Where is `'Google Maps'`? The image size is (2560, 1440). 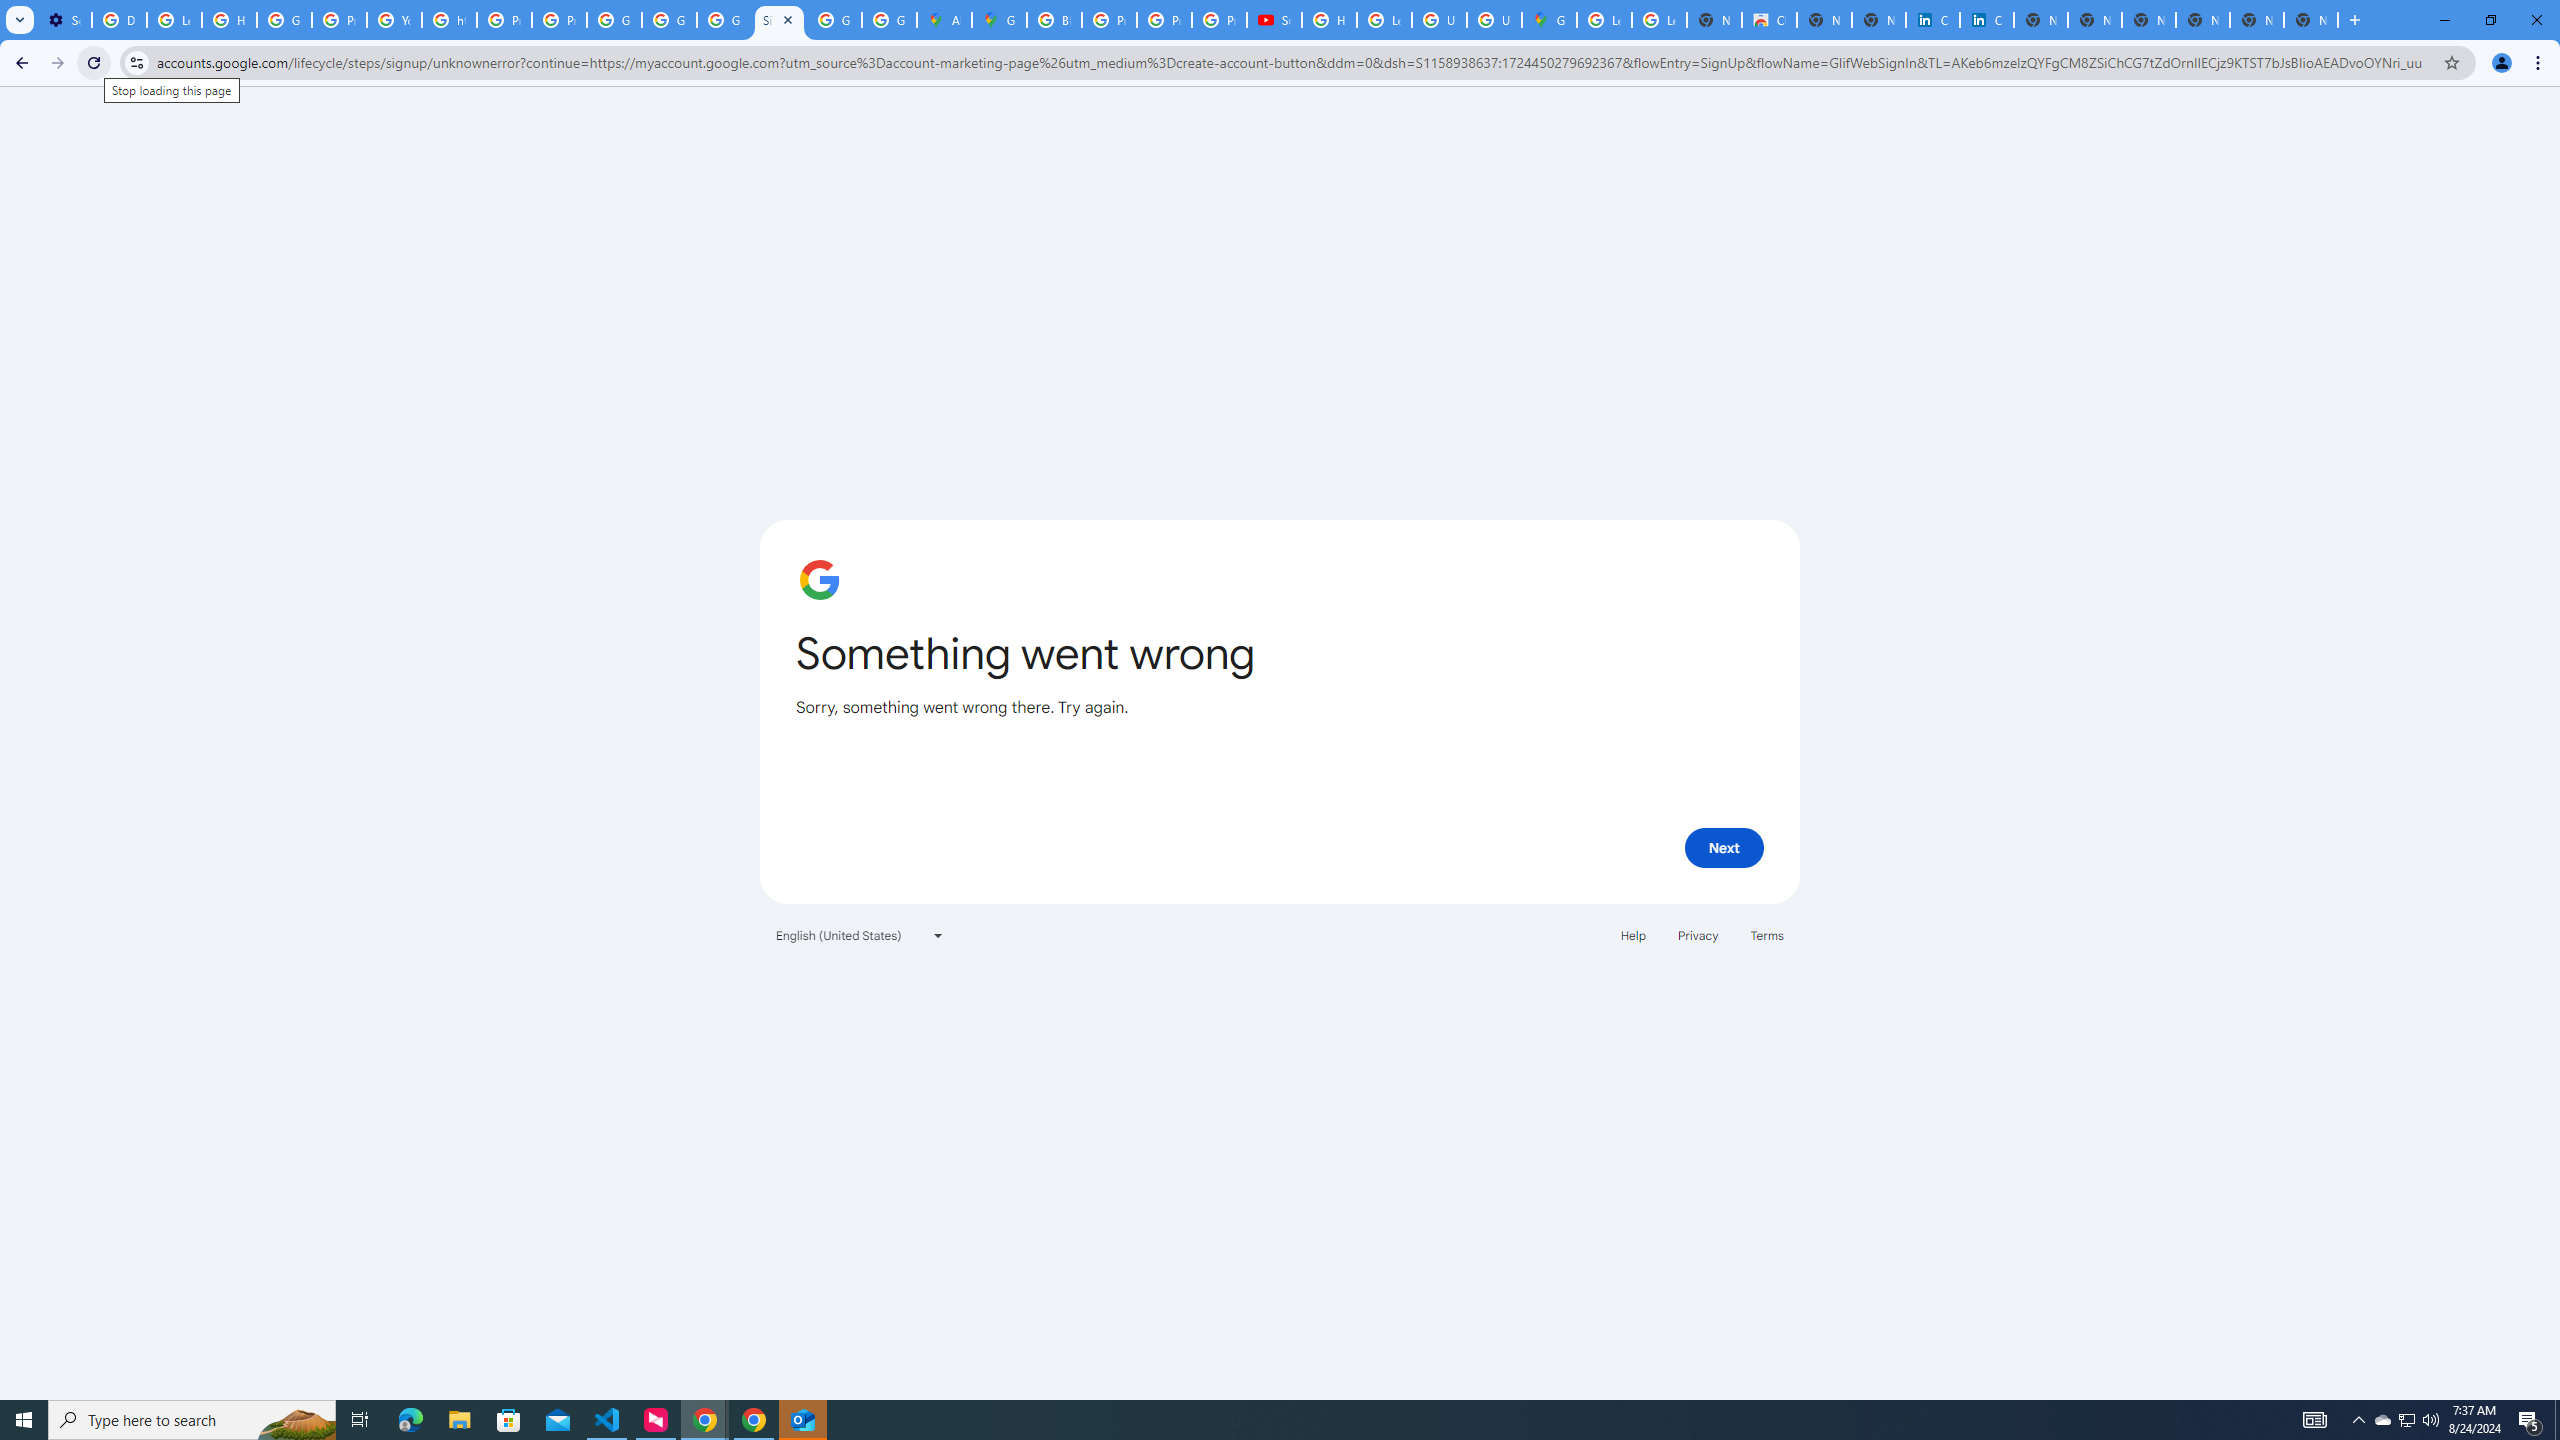 'Google Maps' is located at coordinates (998, 19).